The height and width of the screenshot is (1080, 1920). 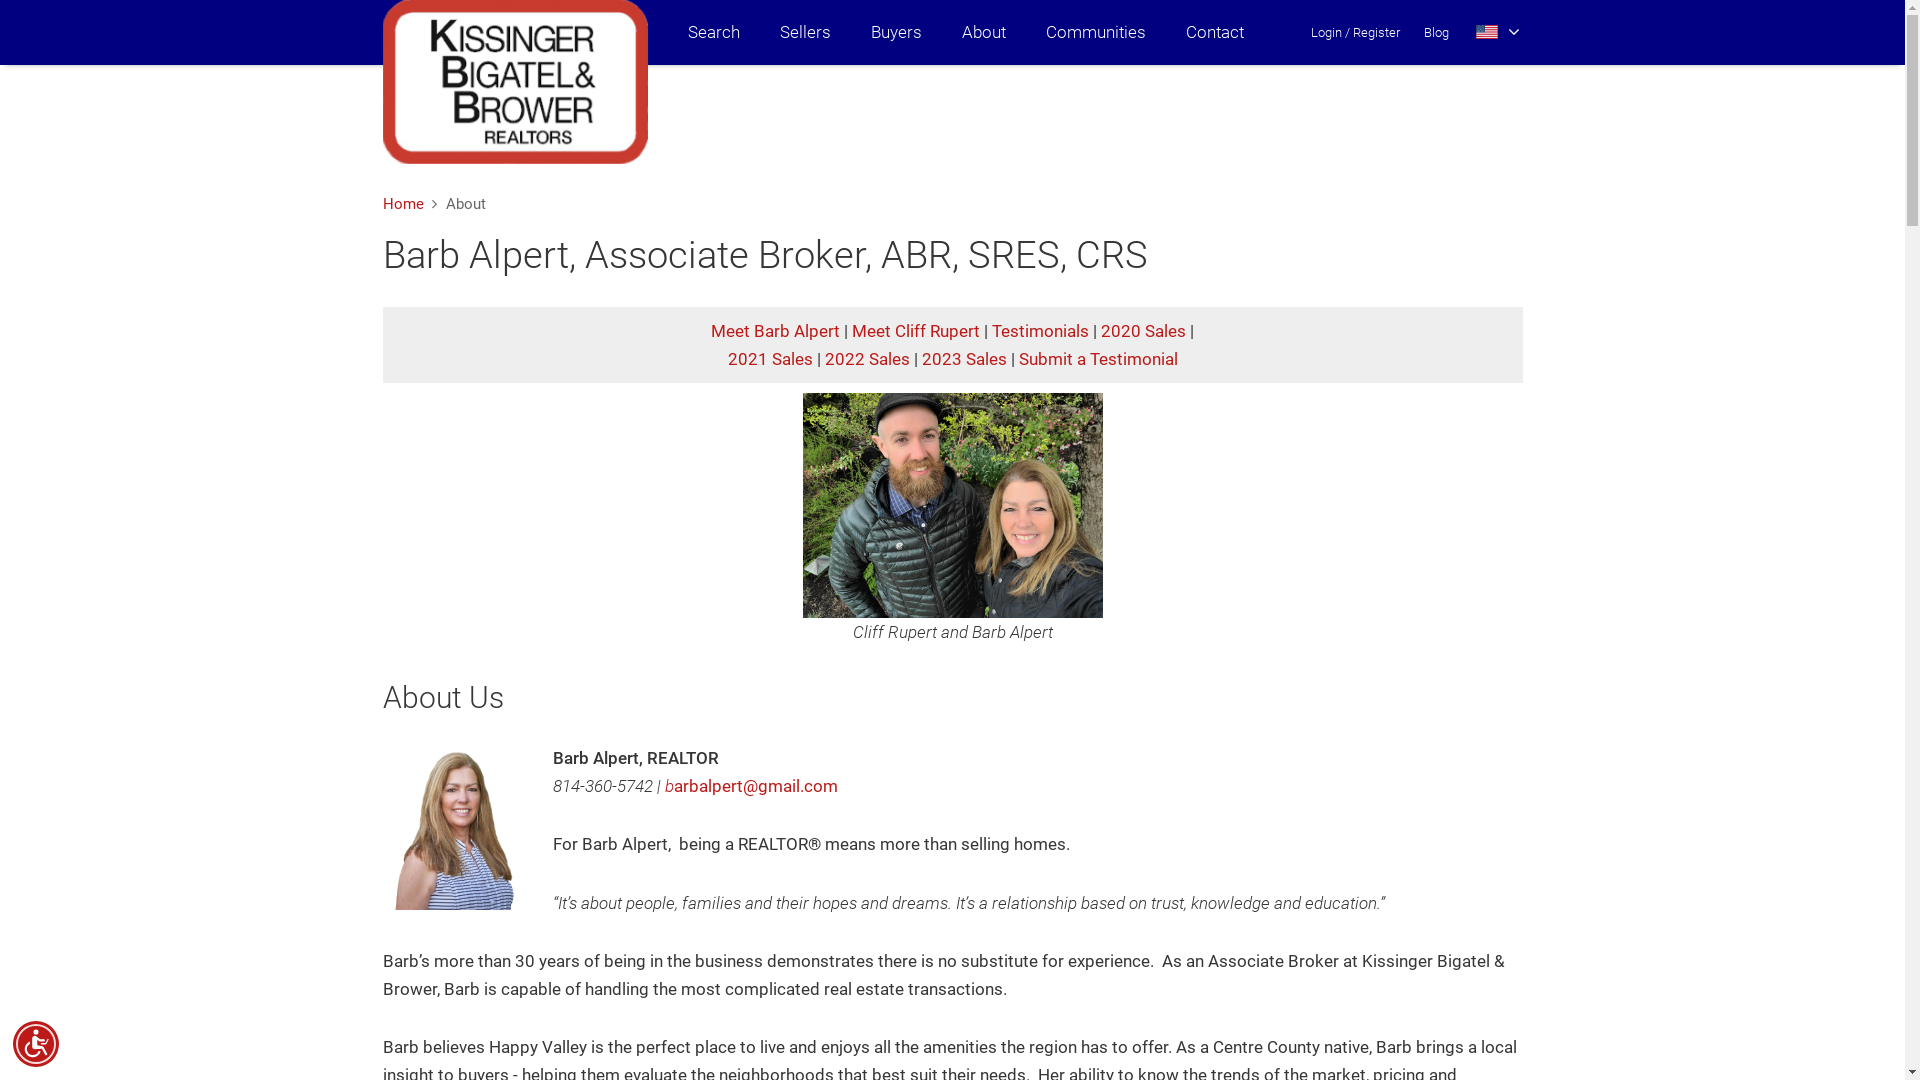 What do you see at coordinates (1096, 357) in the screenshot?
I see `'Submit a Testimonial'` at bounding box center [1096, 357].